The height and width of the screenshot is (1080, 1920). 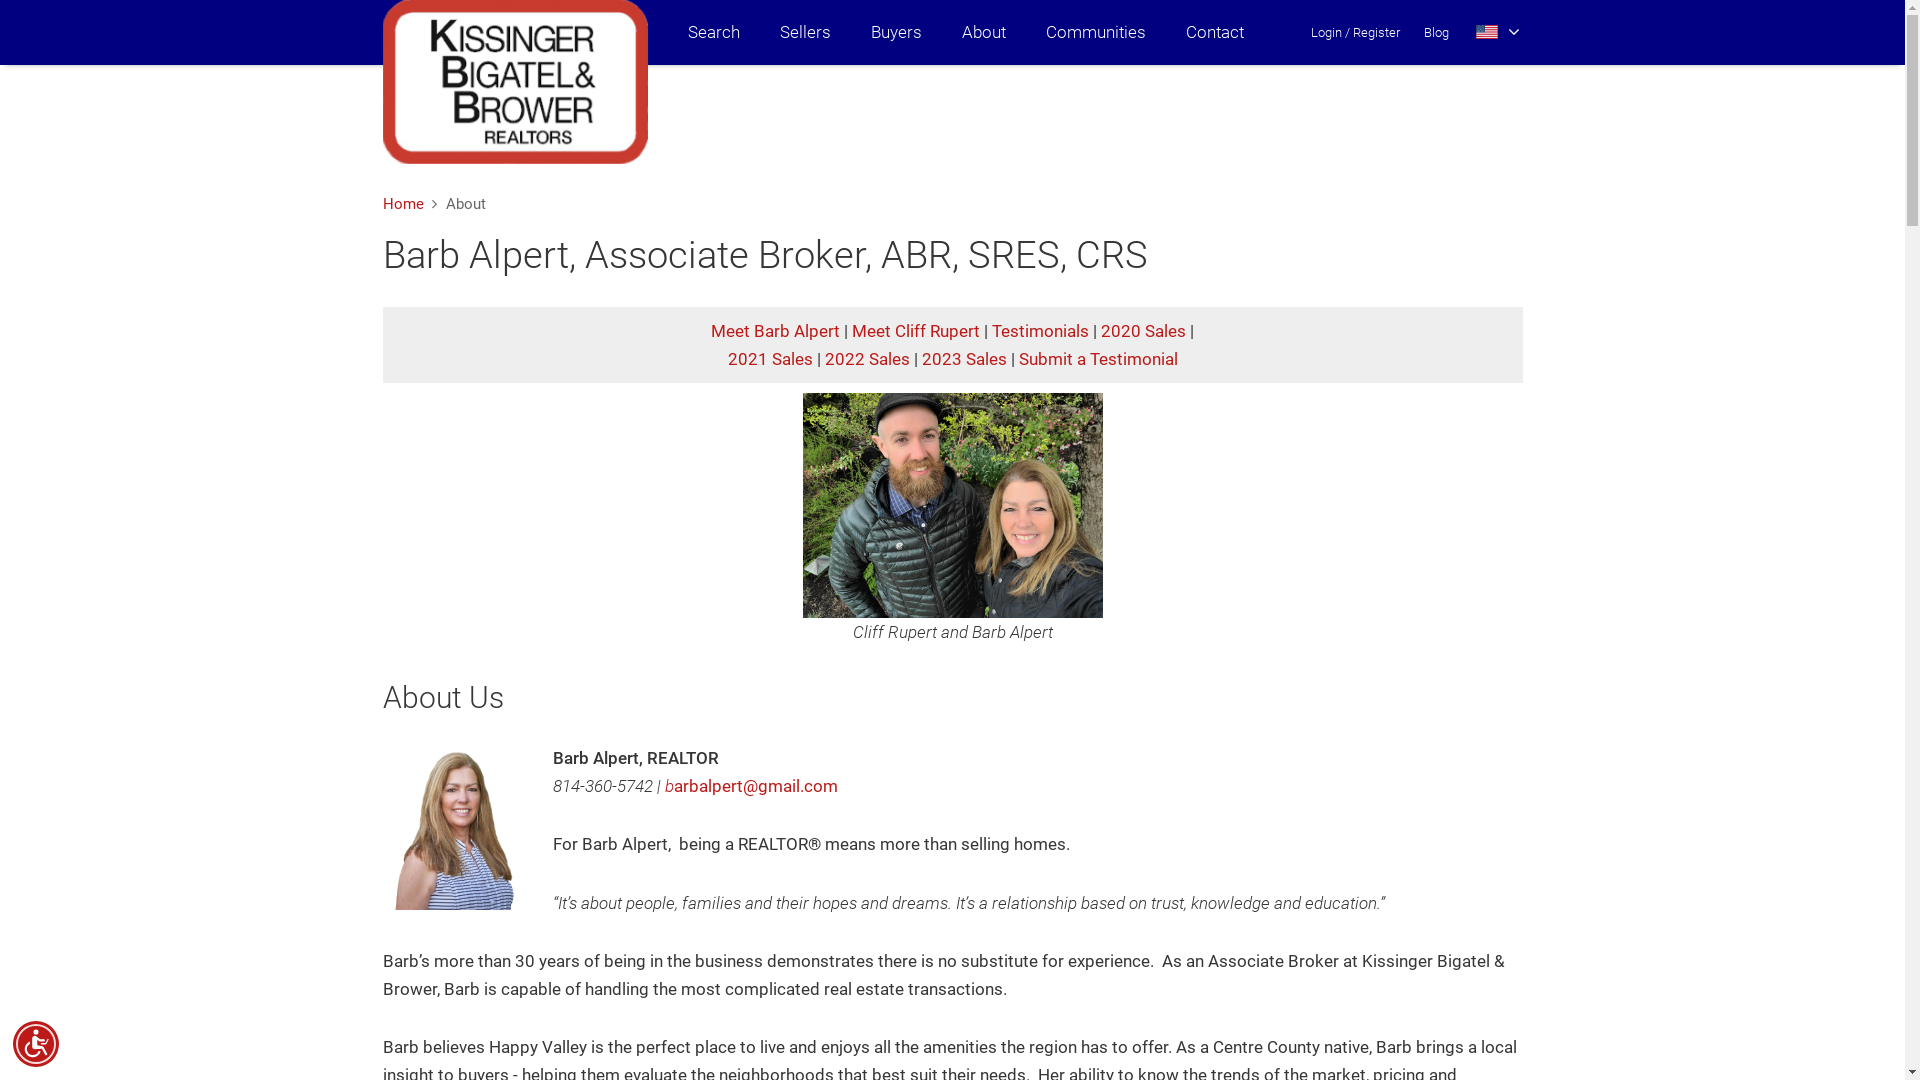 What do you see at coordinates (1096, 357) in the screenshot?
I see `'Submit a Testimonial'` at bounding box center [1096, 357].